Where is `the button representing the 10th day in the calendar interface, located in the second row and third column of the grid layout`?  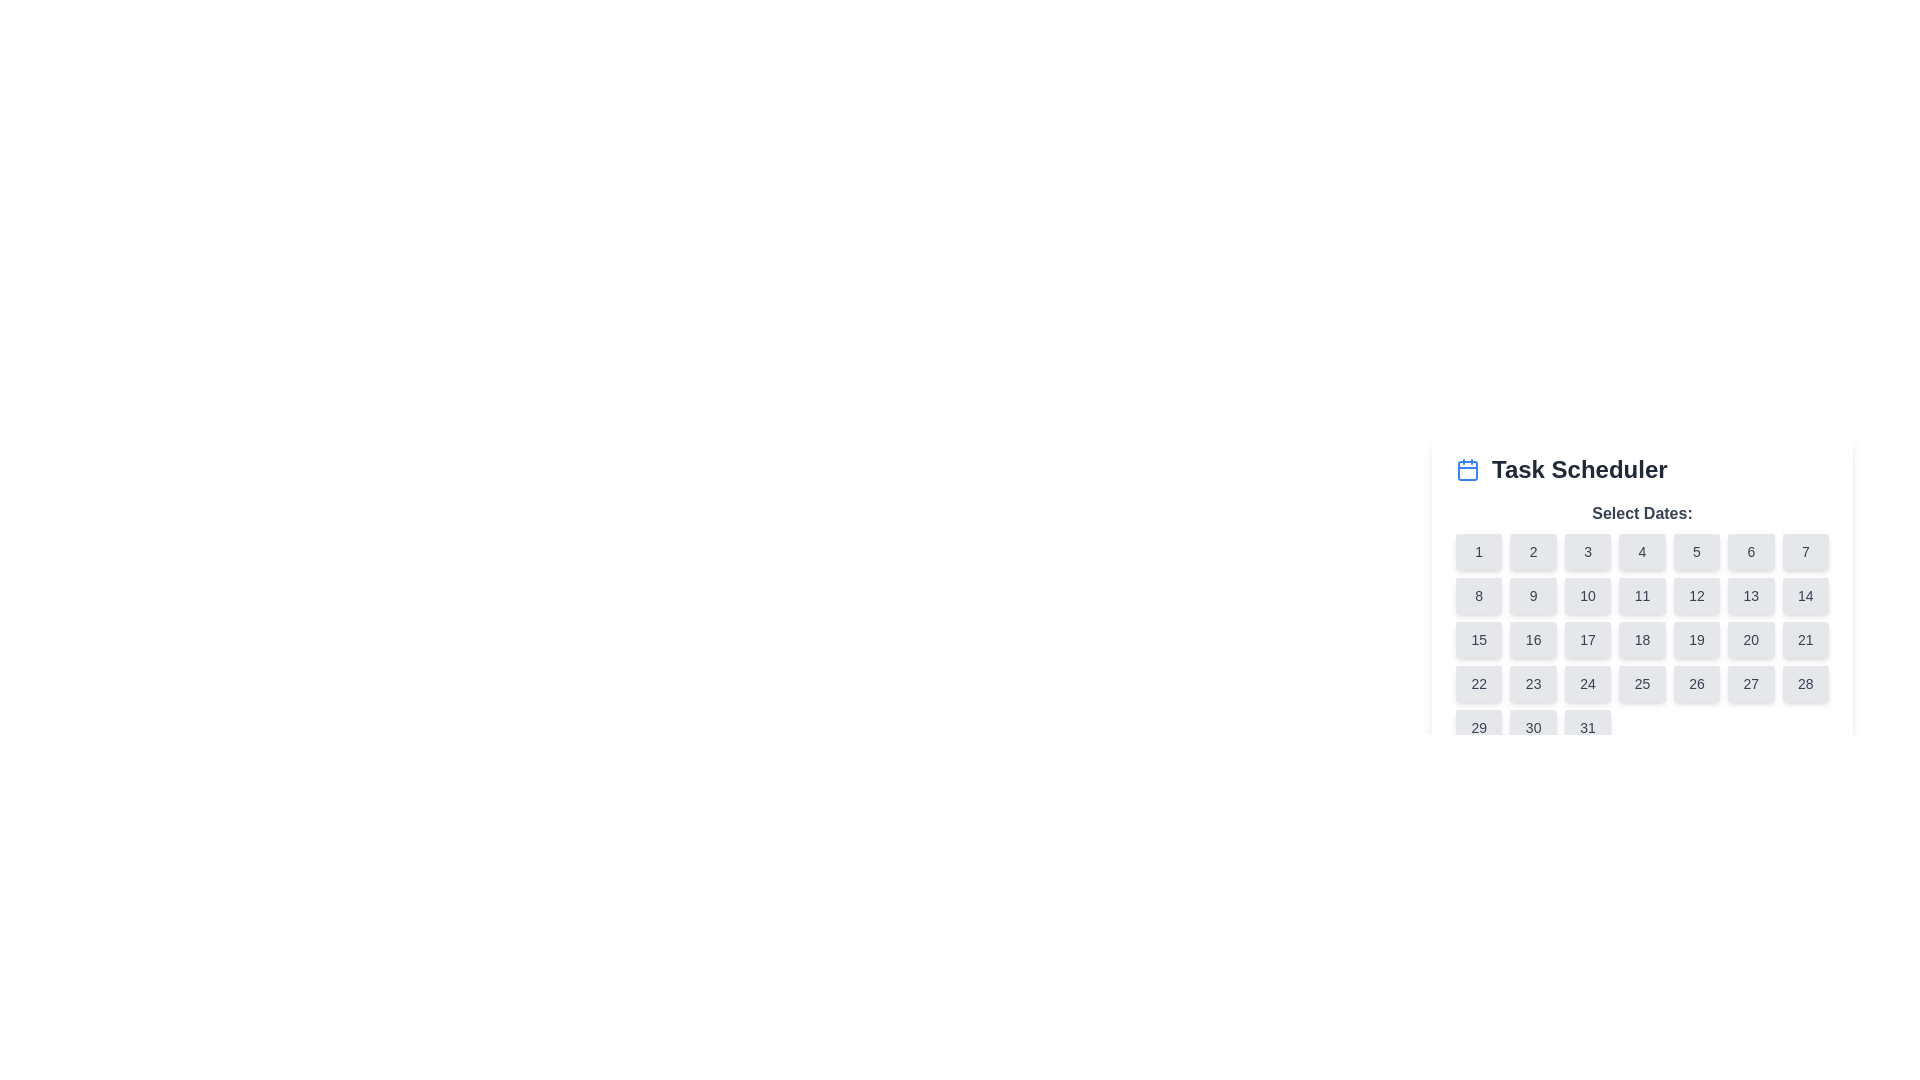 the button representing the 10th day in the calendar interface, located in the second row and third column of the grid layout is located at coordinates (1587, 595).